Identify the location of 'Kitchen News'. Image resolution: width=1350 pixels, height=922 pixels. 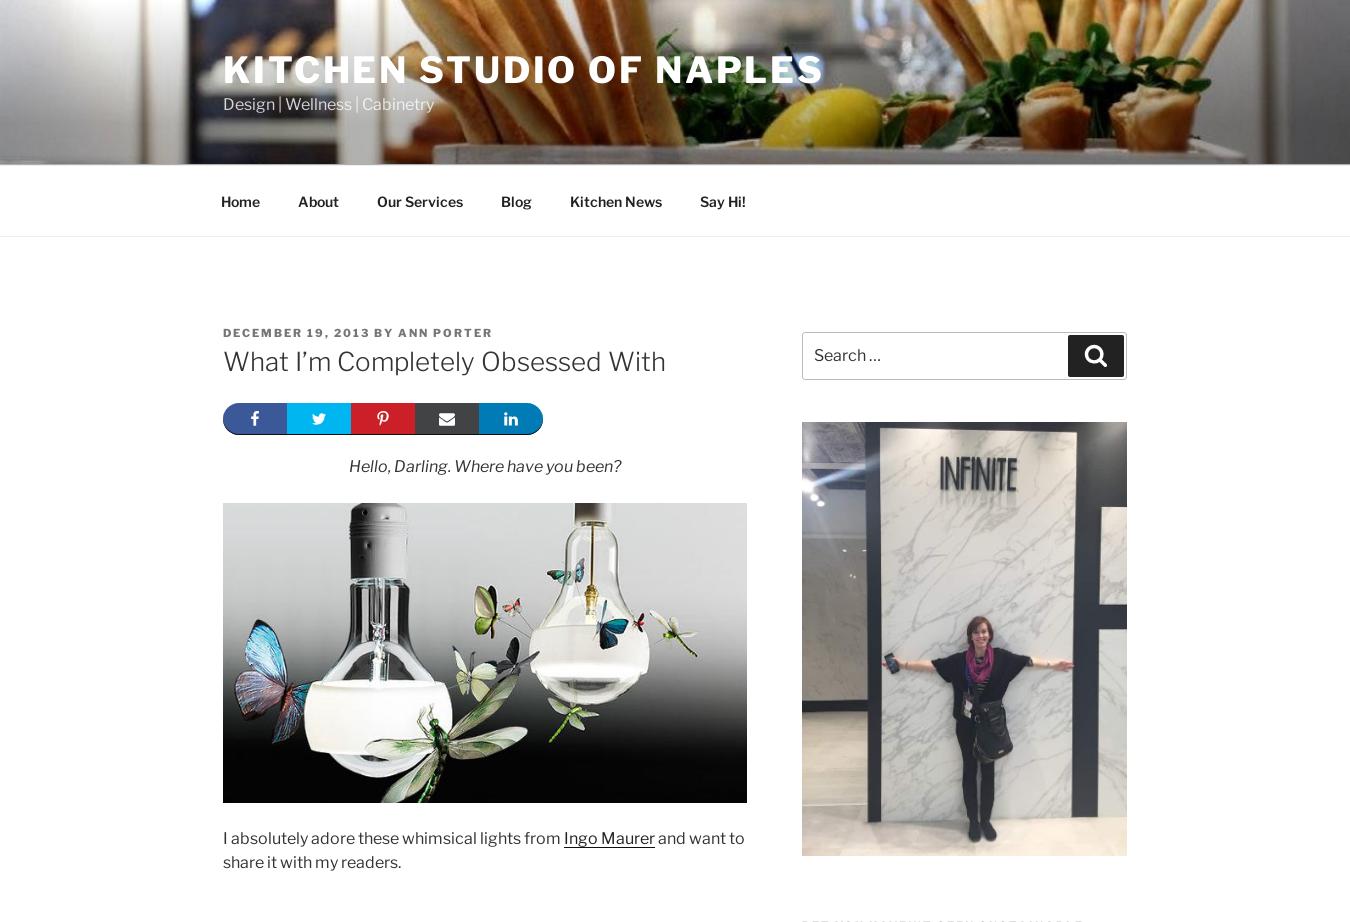
(615, 200).